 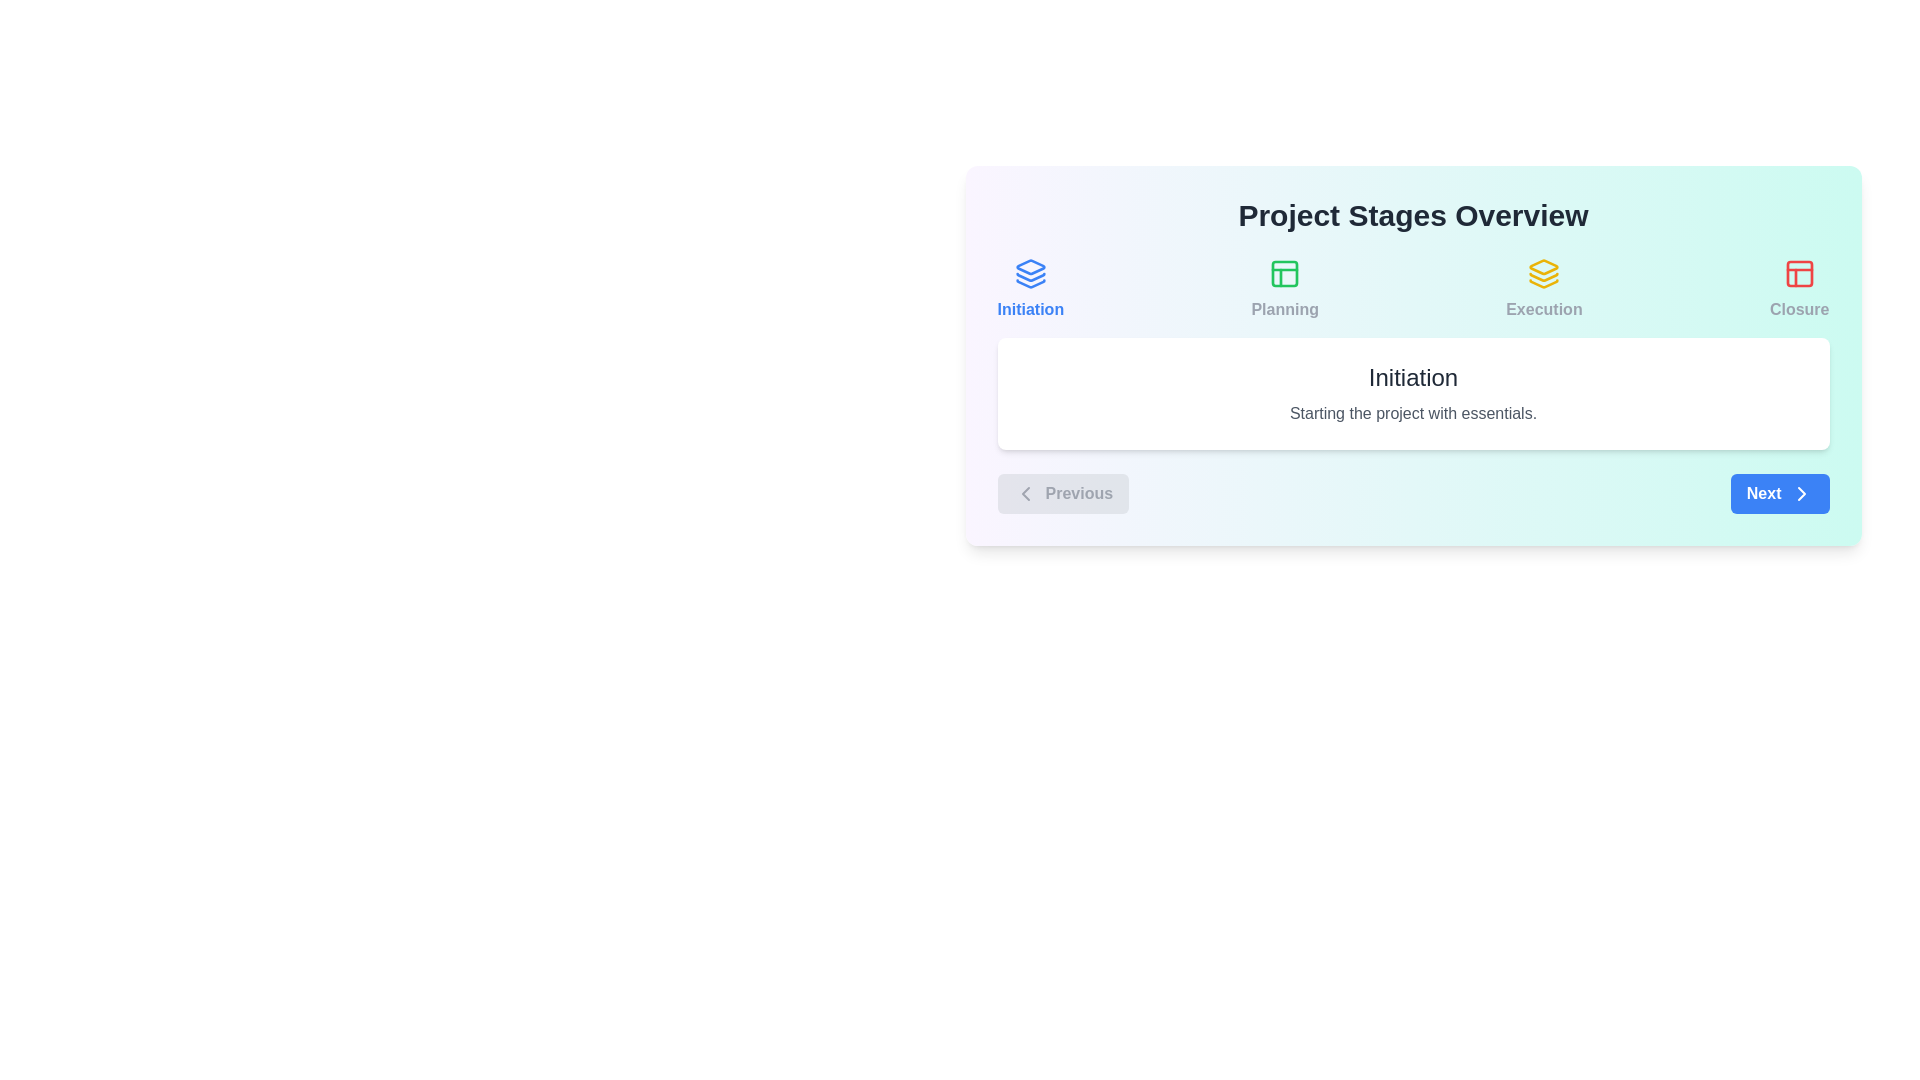 What do you see at coordinates (1543, 273) in the screenshot?
I see `the 'Execution' stage icon, which serves as a visual representation for the execution process in the overview` at bounding box center [1543, 273].